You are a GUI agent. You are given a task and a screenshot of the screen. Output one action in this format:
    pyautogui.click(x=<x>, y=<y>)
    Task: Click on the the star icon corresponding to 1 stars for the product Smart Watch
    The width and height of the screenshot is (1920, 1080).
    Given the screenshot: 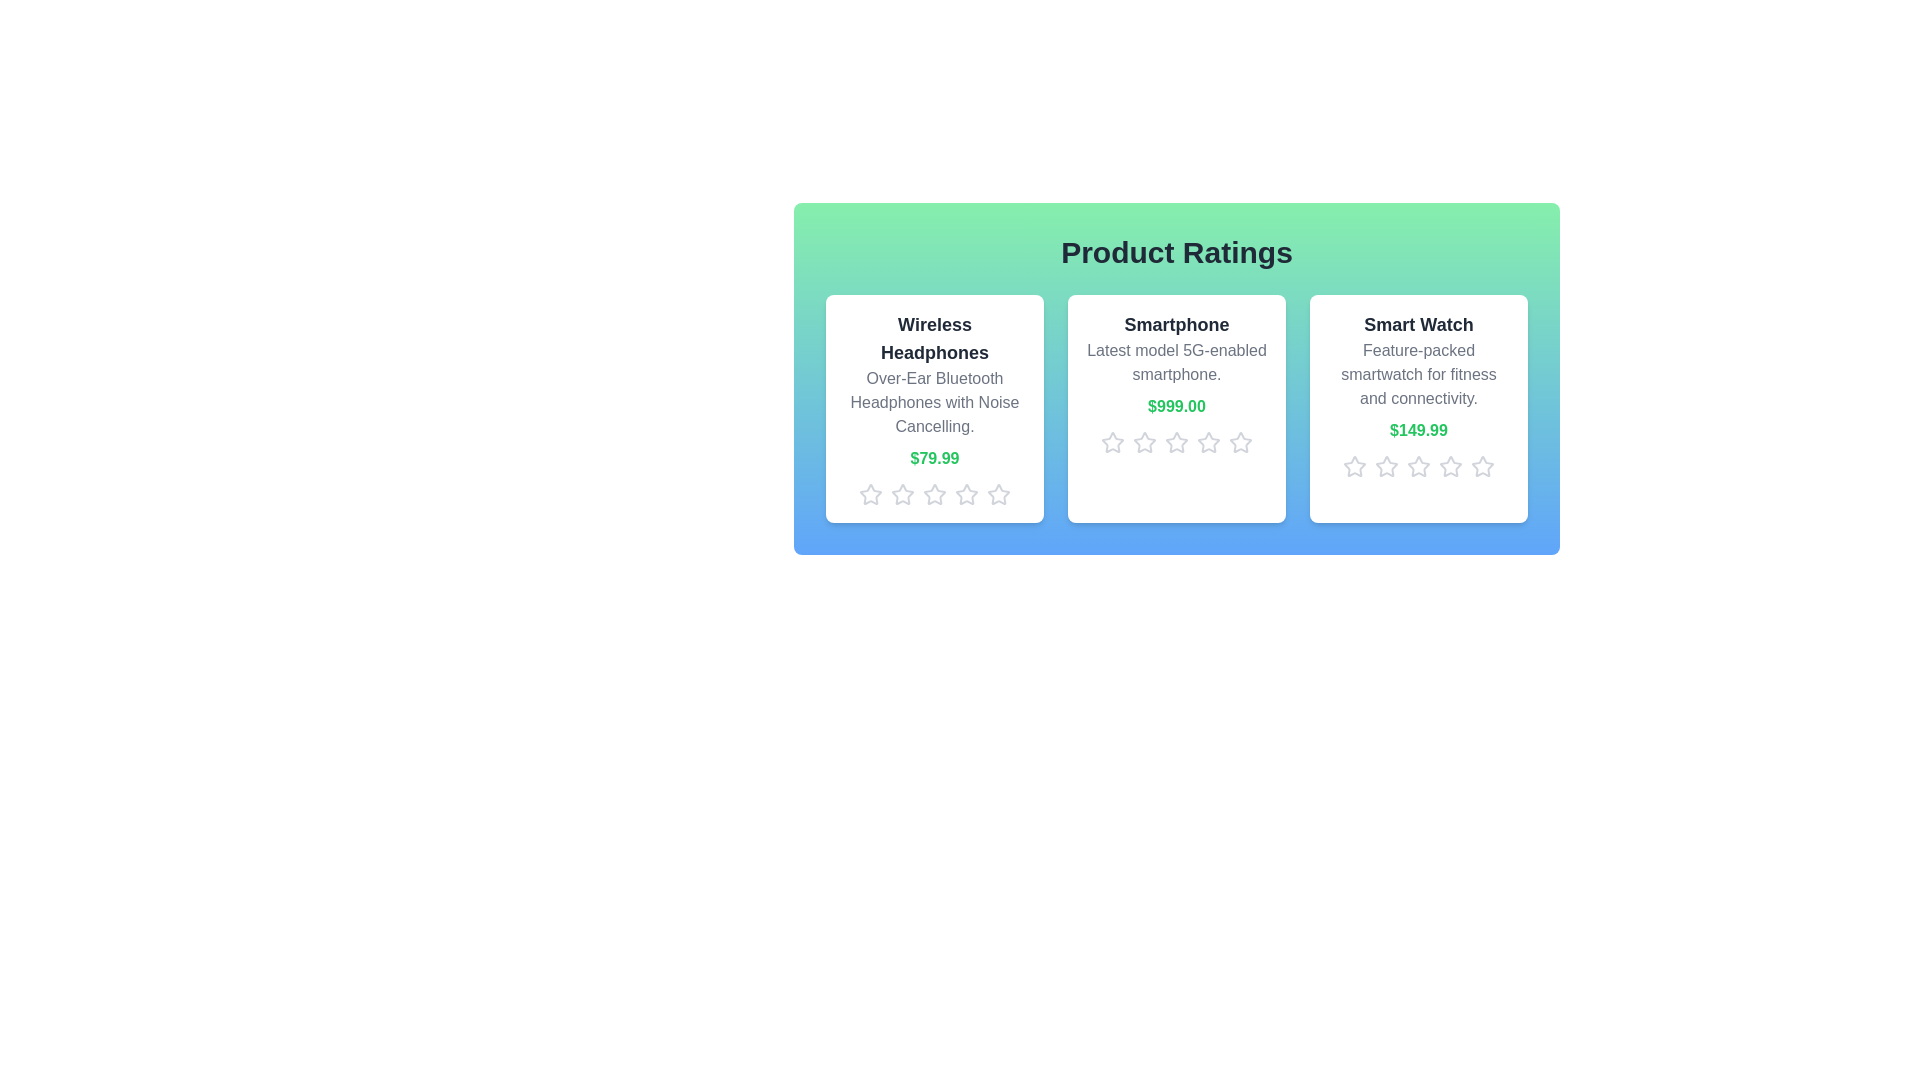 What is the action you would take?
    pyautogui.click(x=1354, y=466)
    